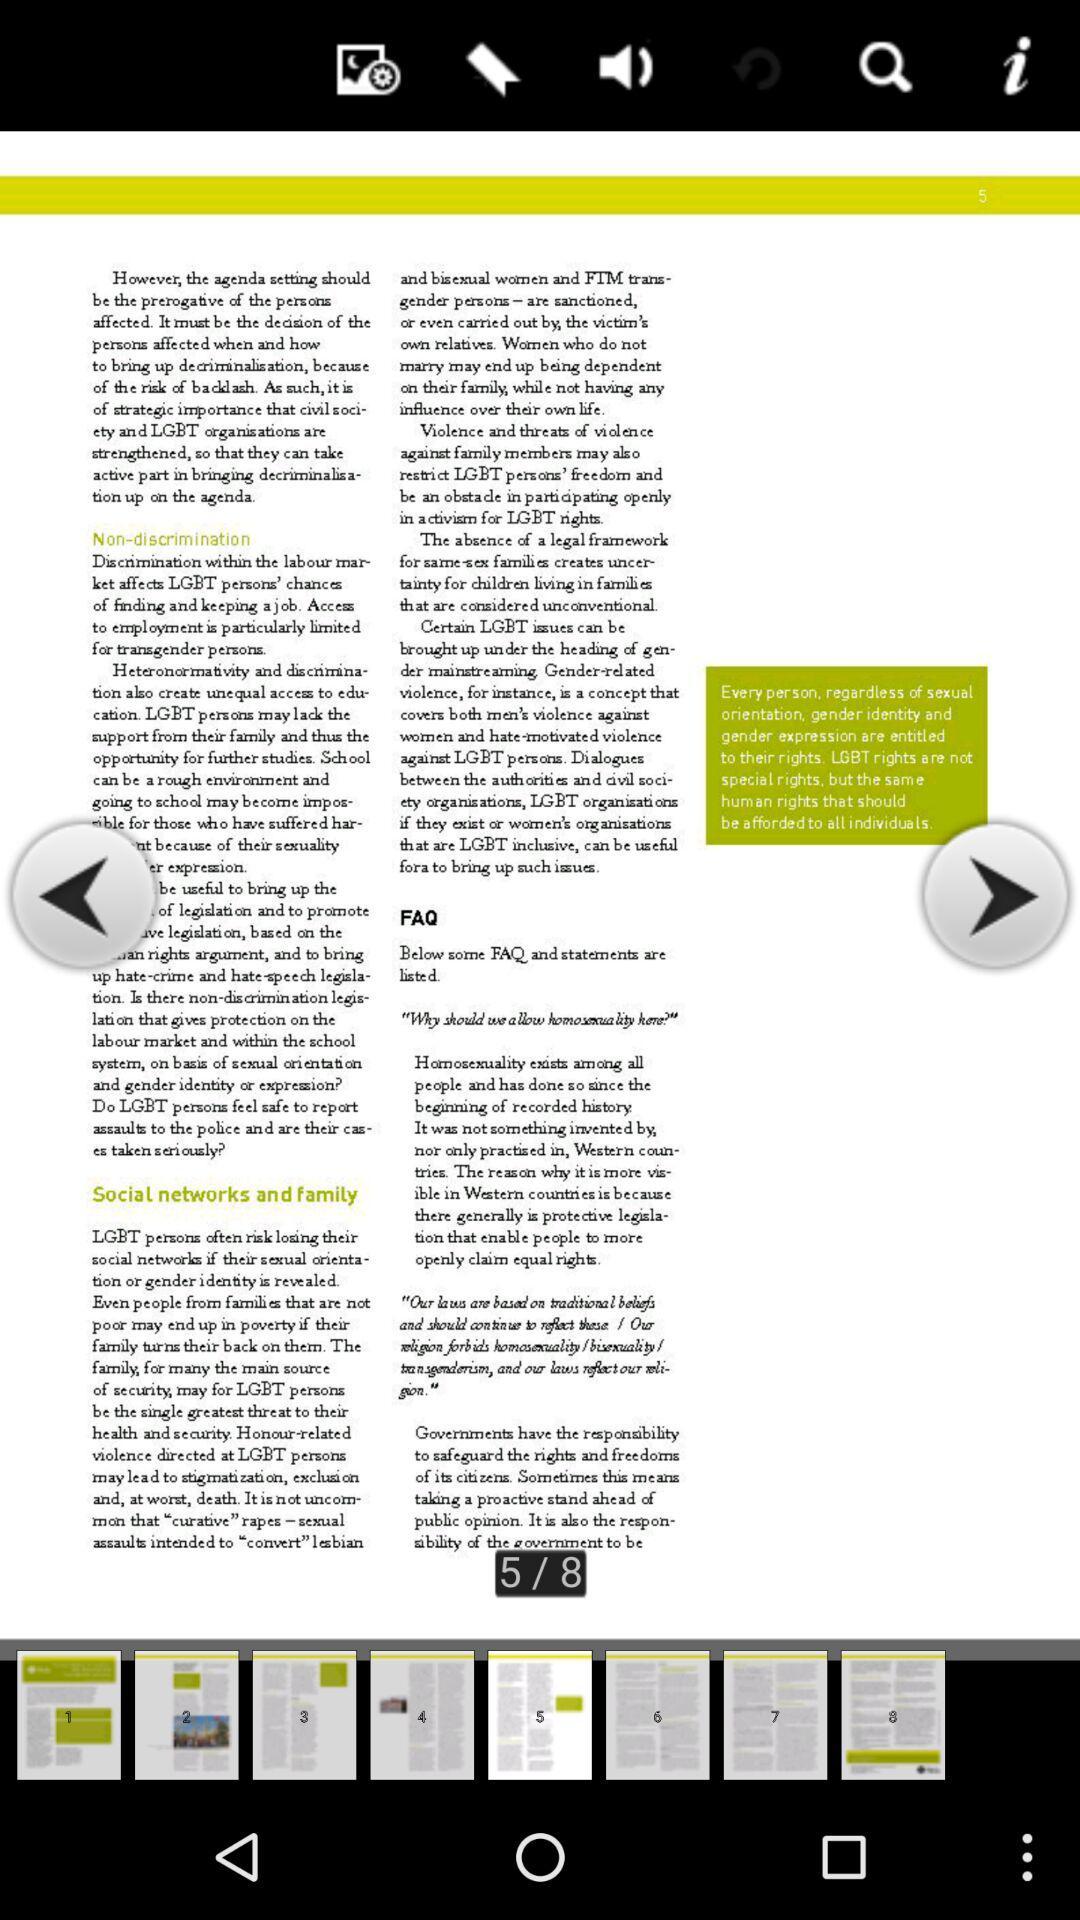 This screenshot has height=1920, width=1080. I want to click on advance page, so click(994, 895).